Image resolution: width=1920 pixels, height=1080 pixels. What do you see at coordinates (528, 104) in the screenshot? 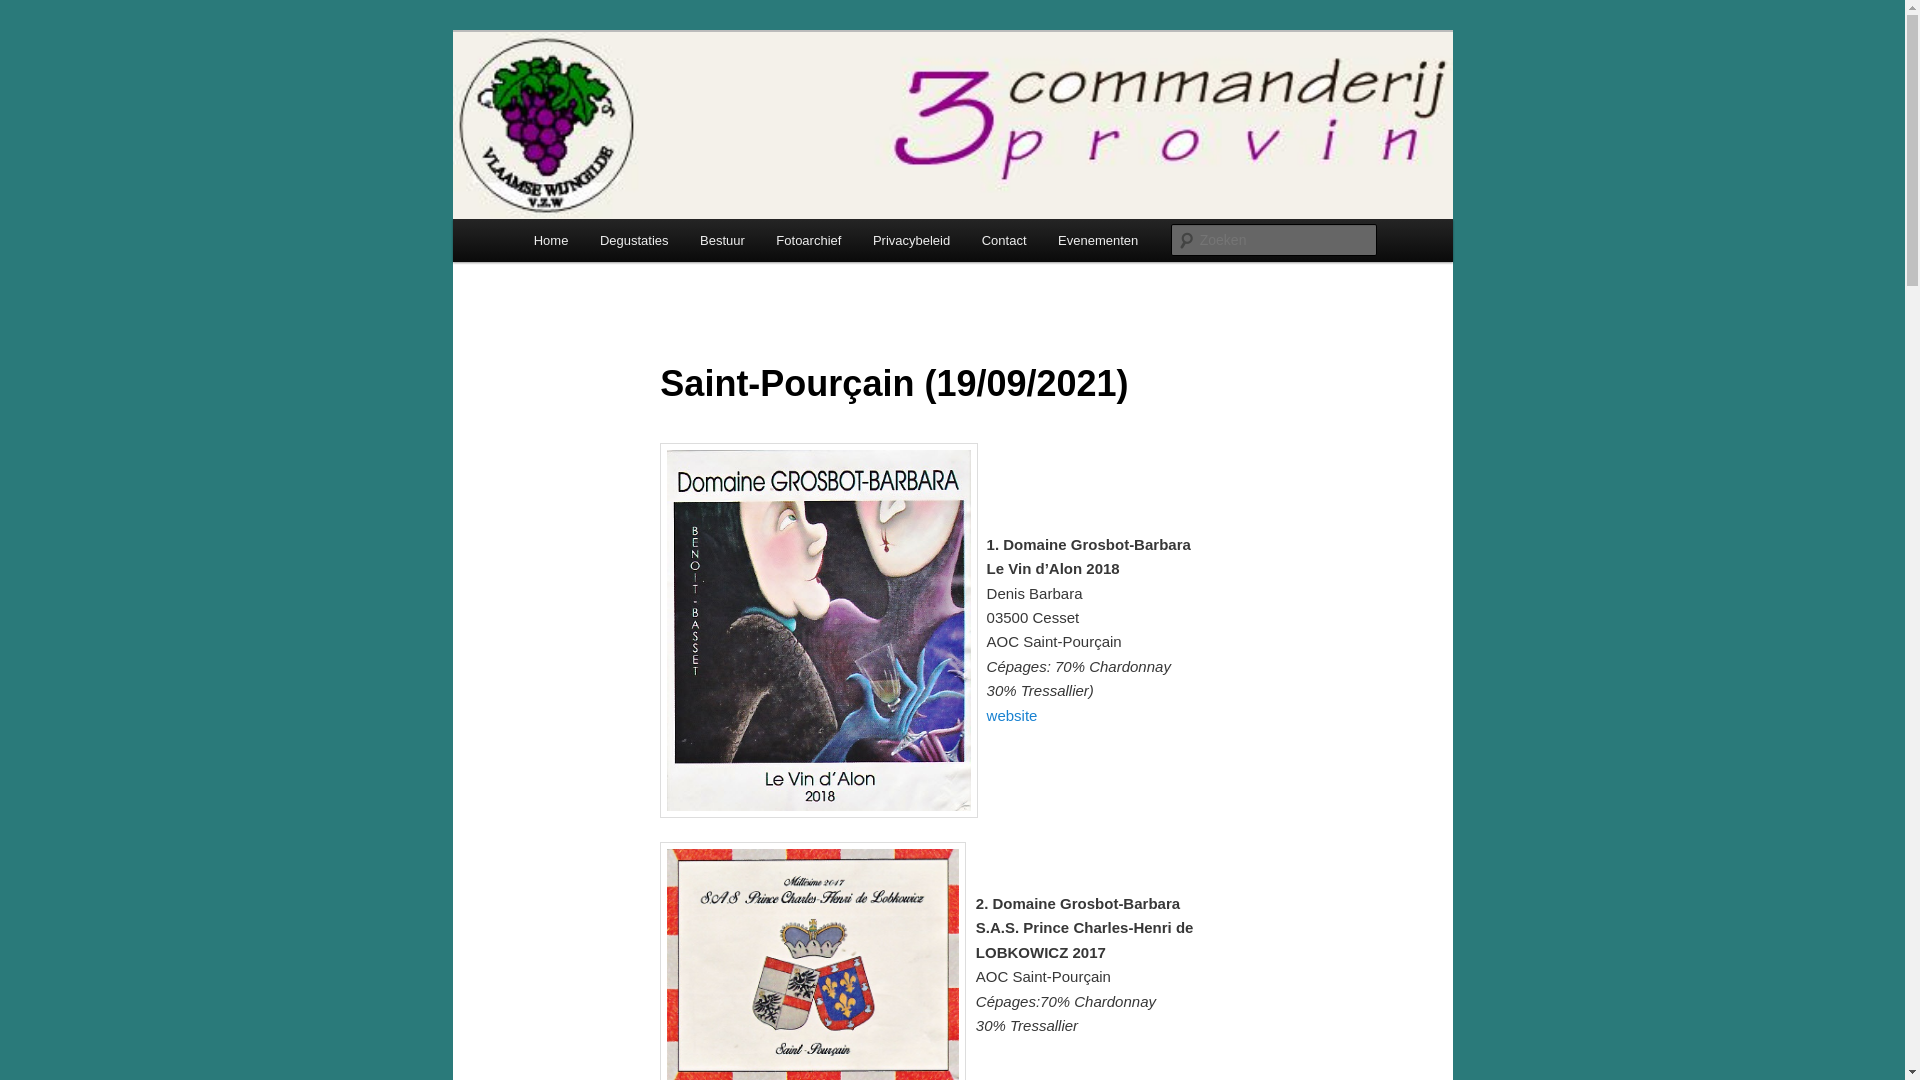
I see `'3ProVin'` at bounding box center [528, 104].